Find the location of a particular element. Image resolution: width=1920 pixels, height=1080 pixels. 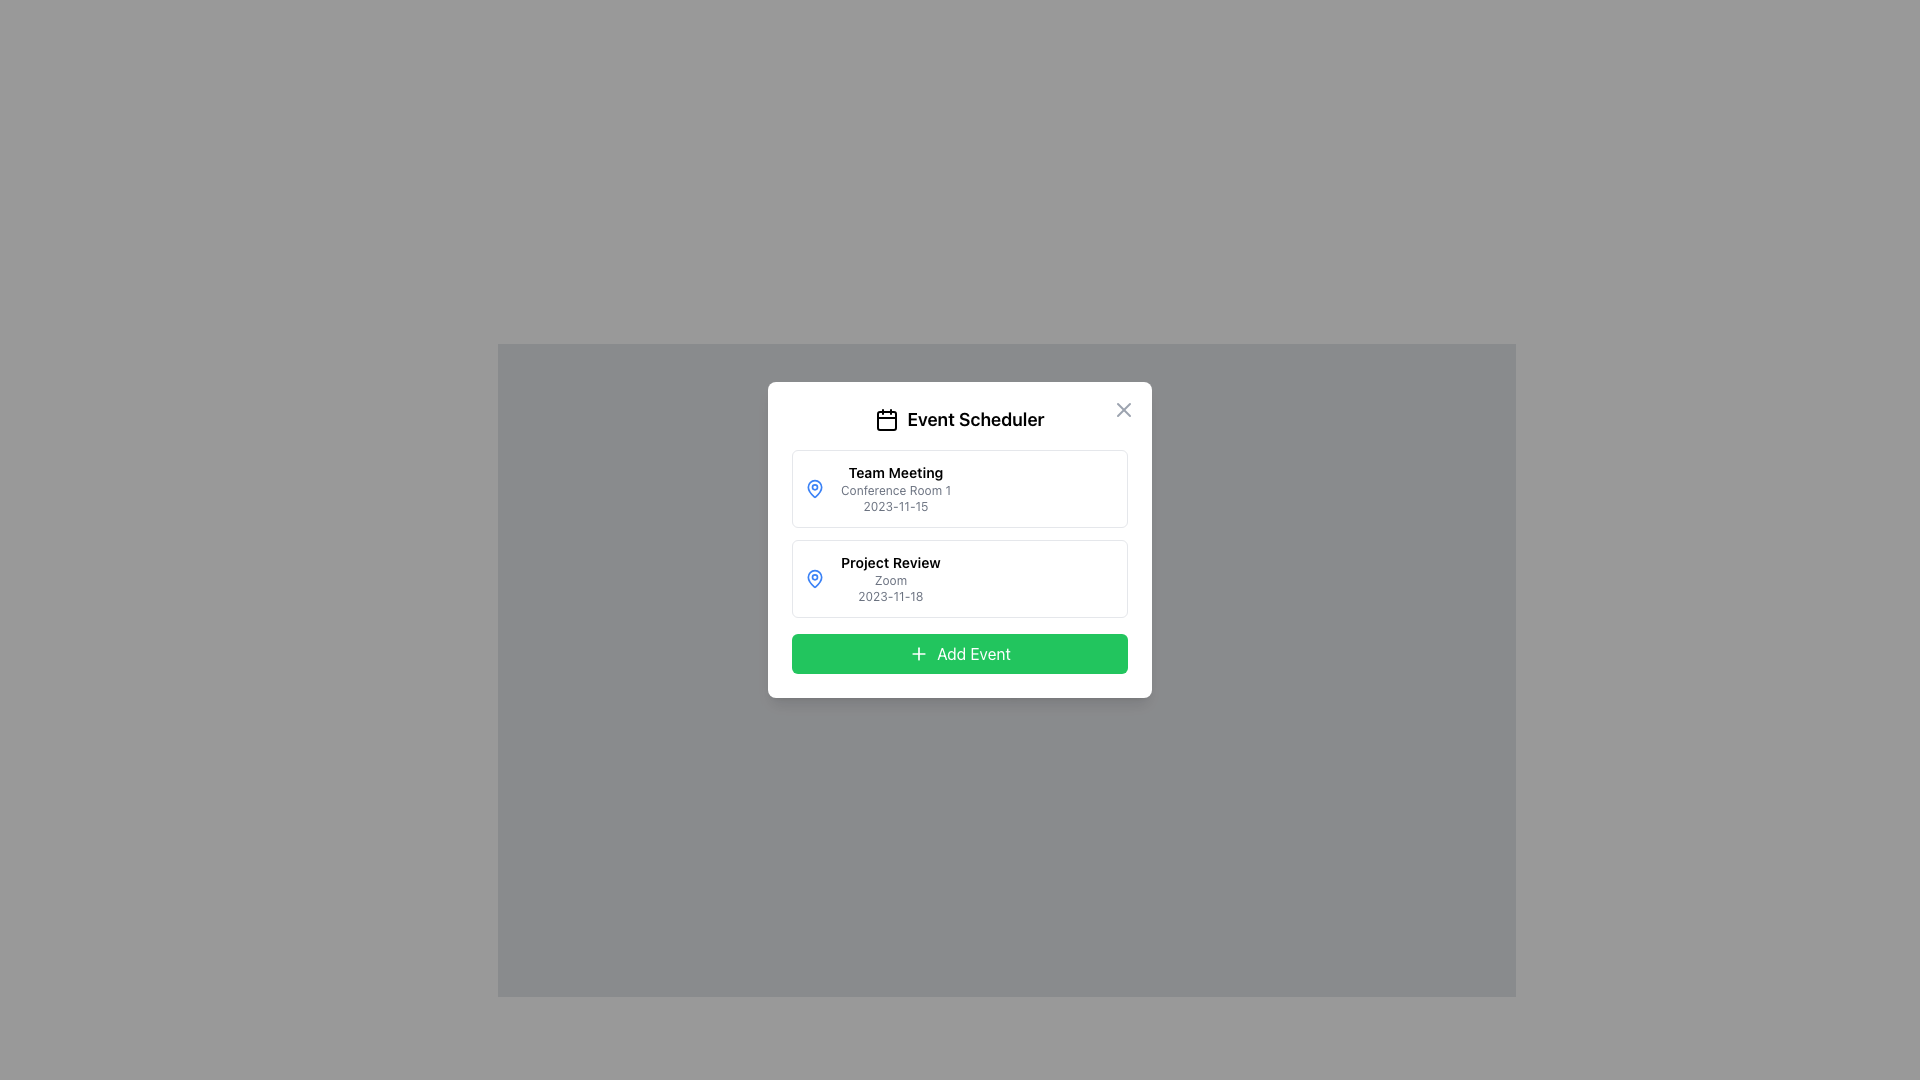

the add event button located at the bottom of the event scheduler modal is located at coordinates (960, 654).